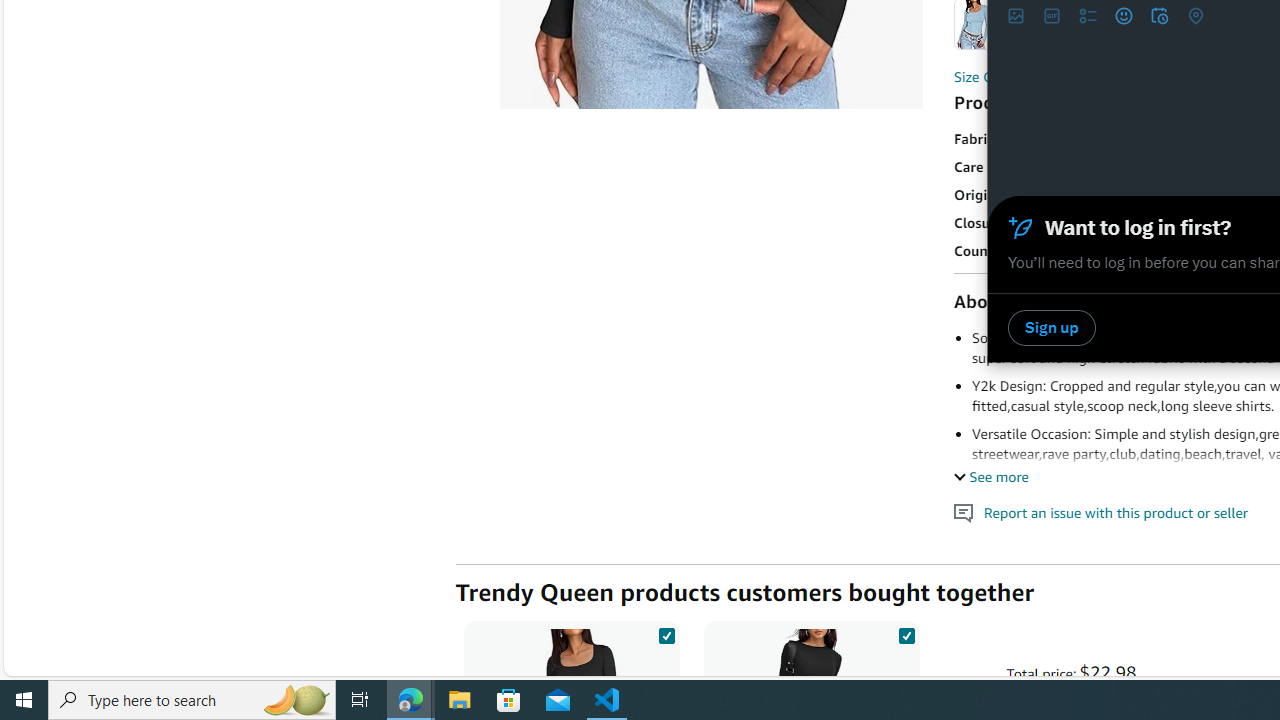 This screenshot has height=720, width=1280. What do you see at coordinates (905, 632) in the screenshot?
I see `'AutomationID: thematicBundleCheck-2'` at bounding box center [905, 632].